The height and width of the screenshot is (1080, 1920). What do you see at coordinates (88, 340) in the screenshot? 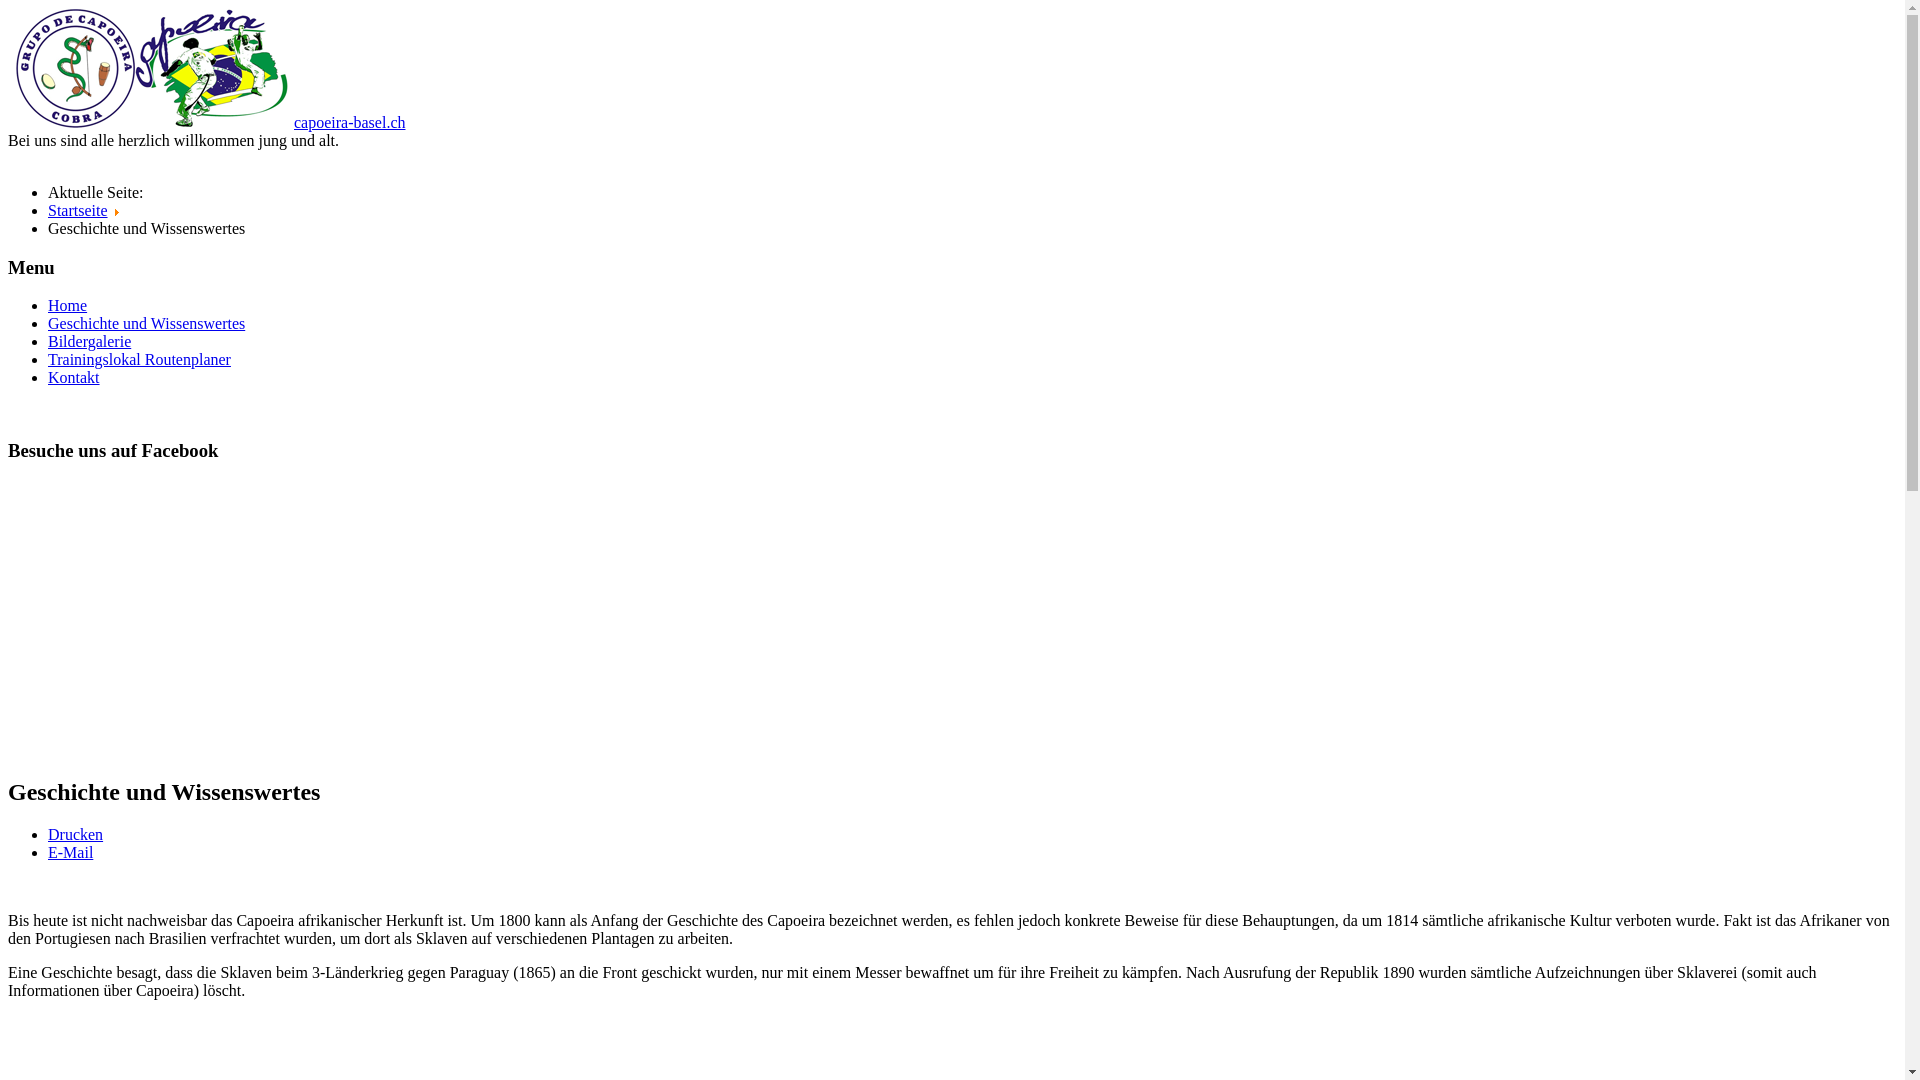
I see `'Bildergalerie'` at bounding box center [88, 340].